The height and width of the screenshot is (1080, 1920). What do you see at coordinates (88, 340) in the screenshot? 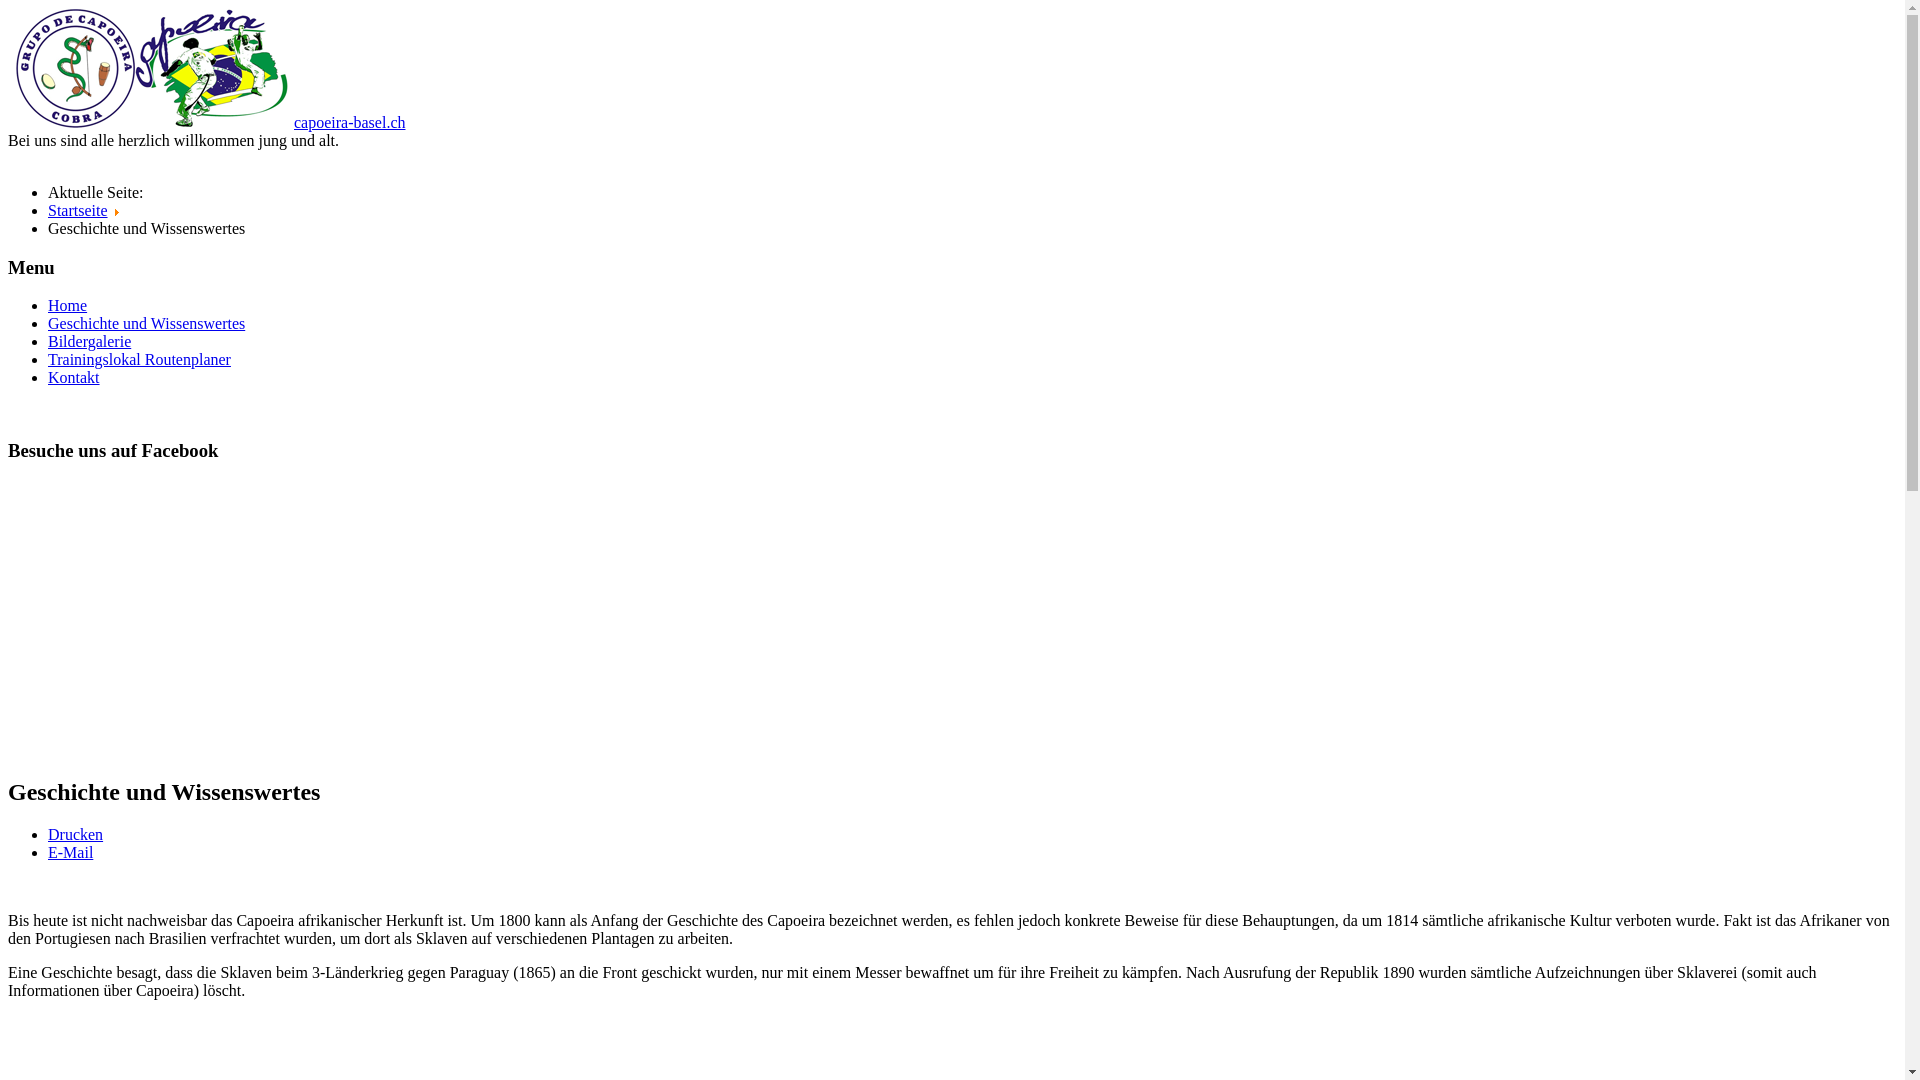
I see `'Bildergalerie'` at bounding box center [88, 340].